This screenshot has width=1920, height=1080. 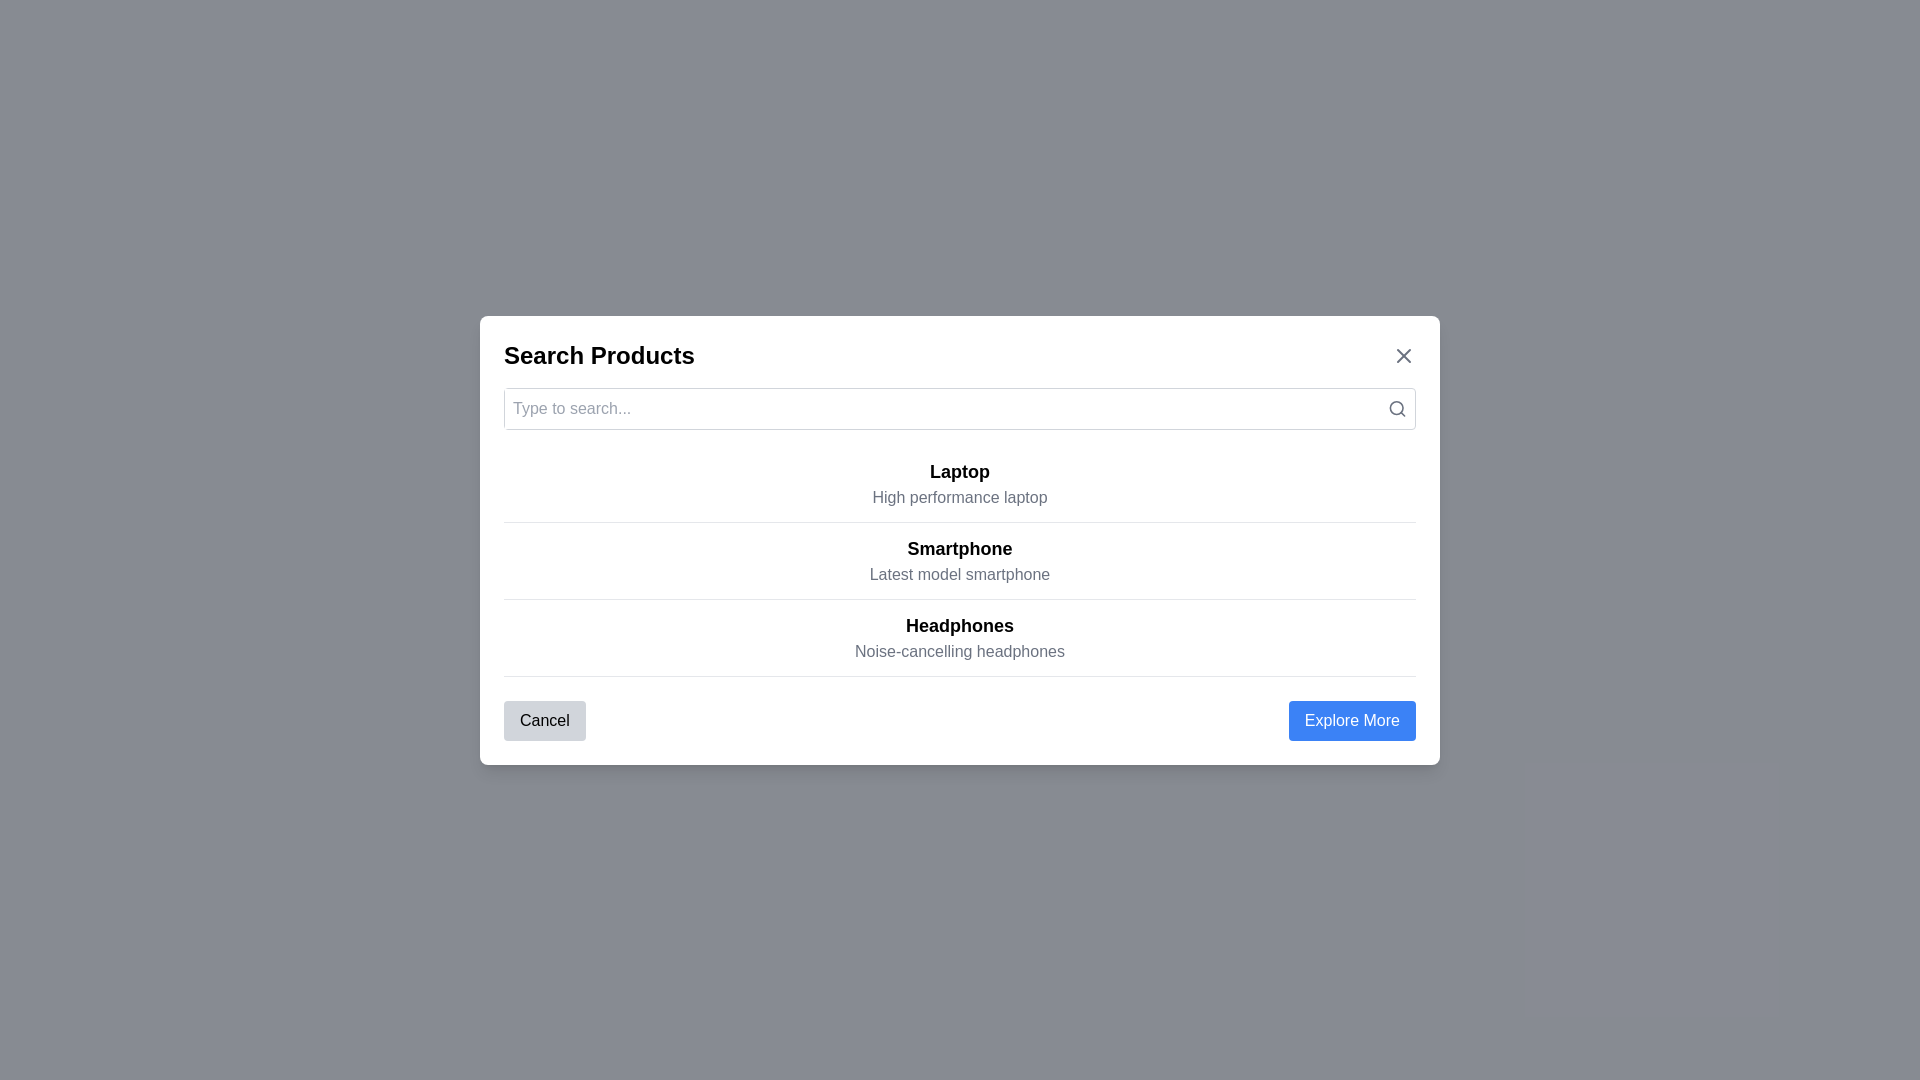 What do you see at coordinates (960, 540) in the screenshot?
I see `text content of the centered modal dialog card labeled 'Smartphone', which is the middle option in a list of items` at bounding box center [960, 540].